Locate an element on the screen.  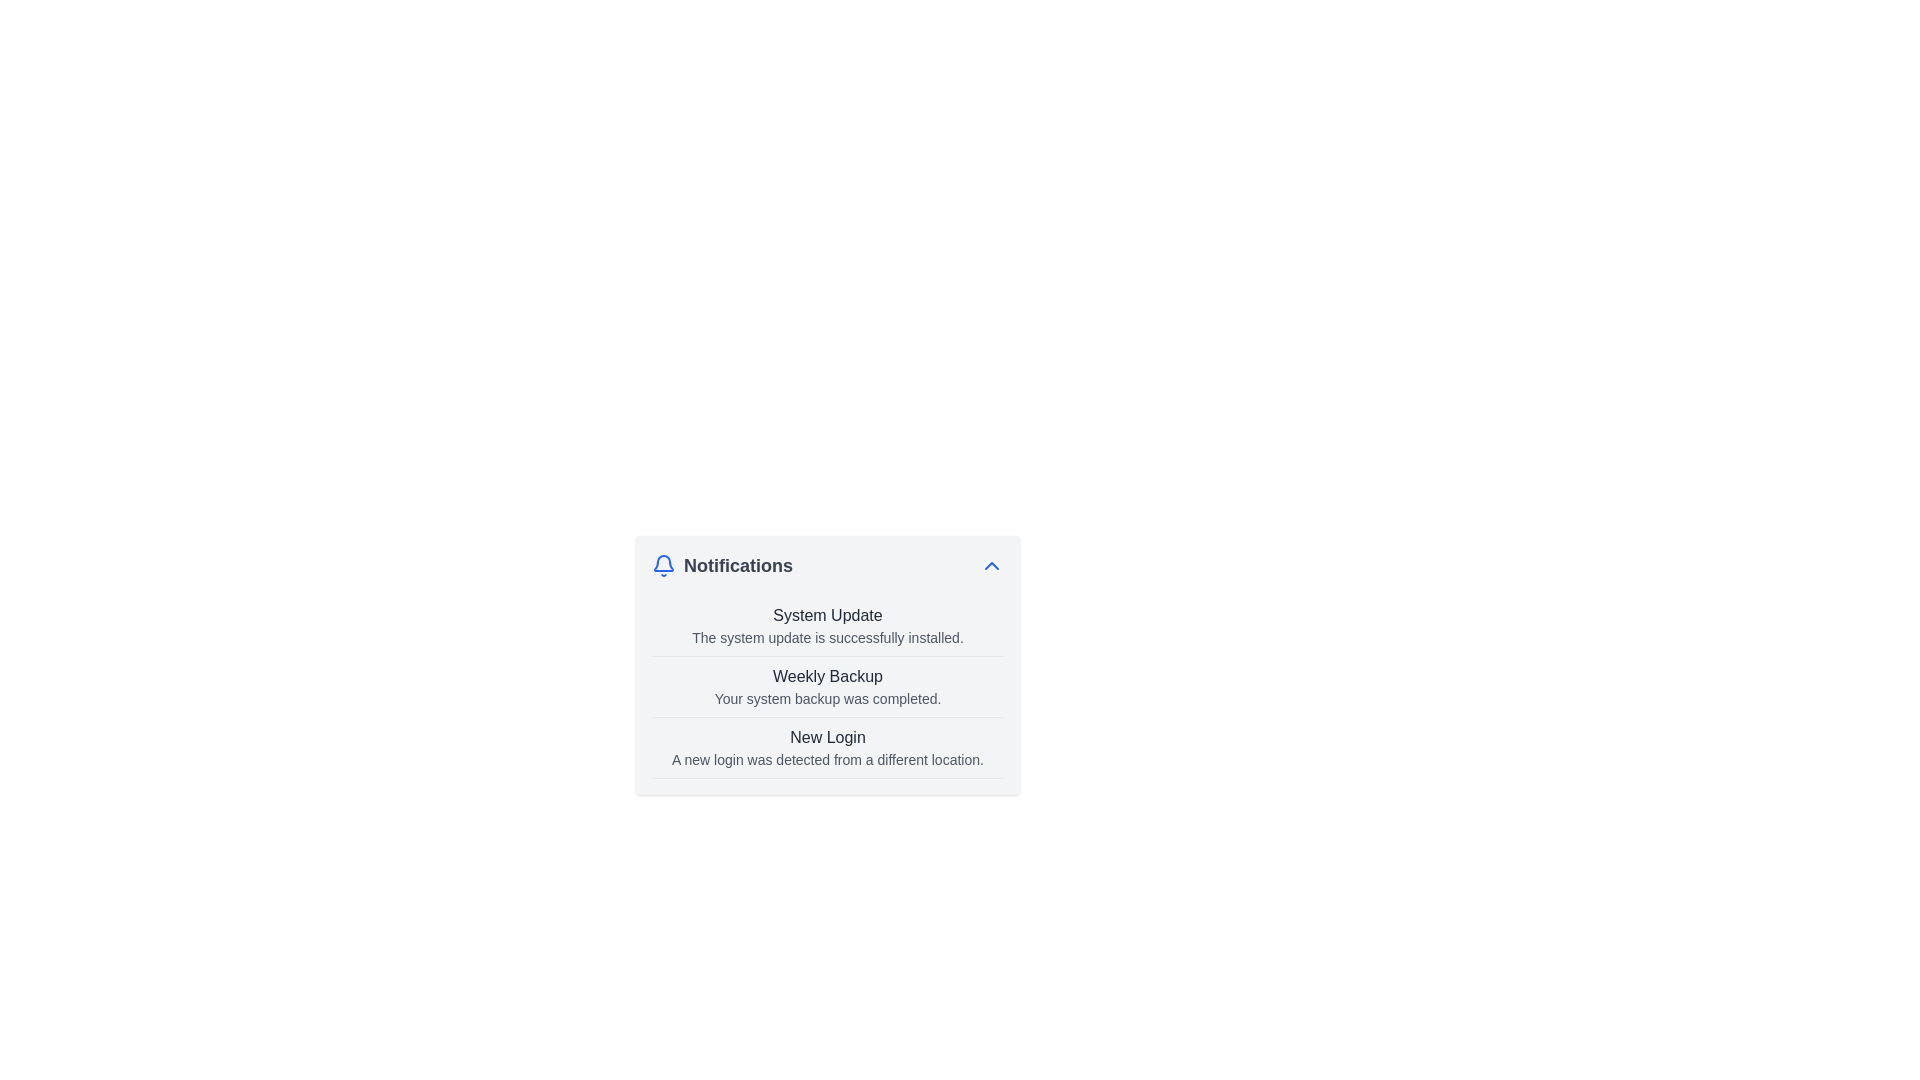
the informational text label that provides details about the completion of a backup operation, located under the 'Weekly Backup' heading in the Notifications section is located at coordinates (828, 697).